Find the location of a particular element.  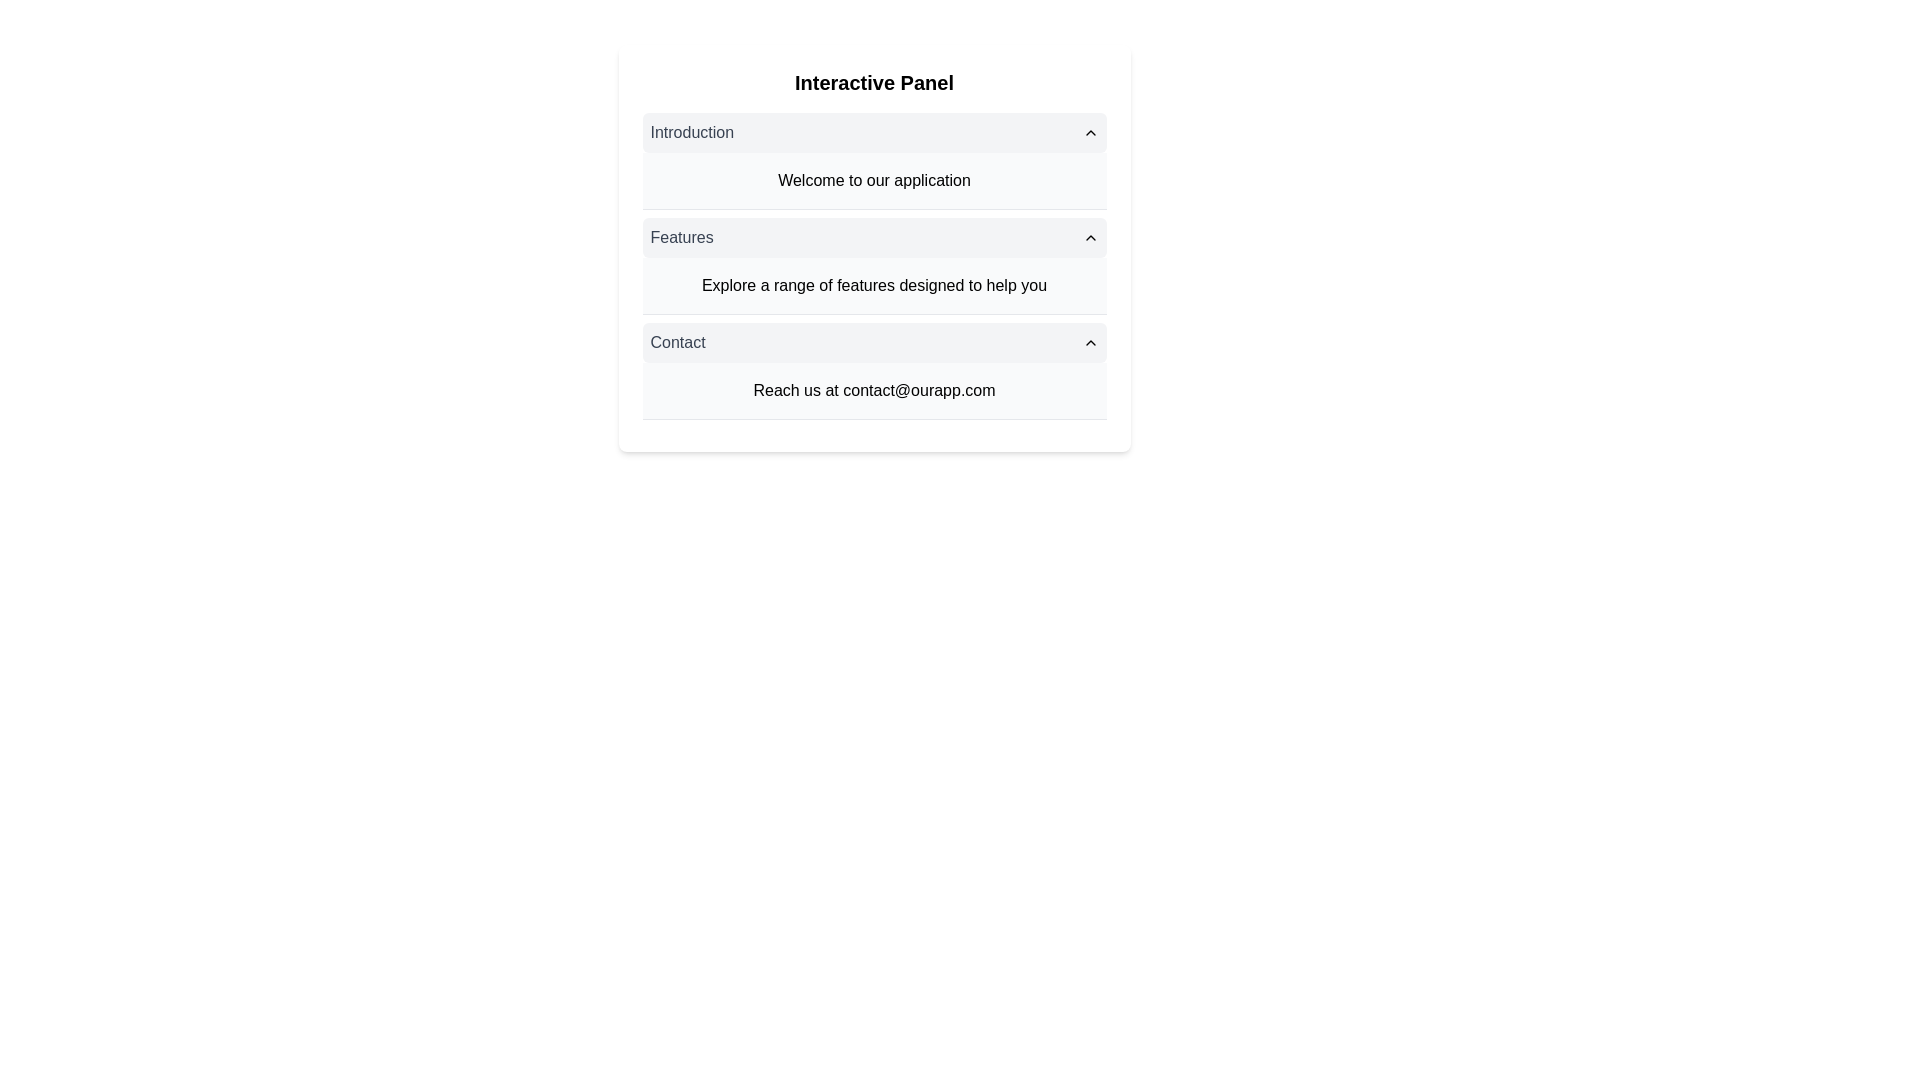

the bold text element labeled 'Features' is located at coordinates (681, 237).